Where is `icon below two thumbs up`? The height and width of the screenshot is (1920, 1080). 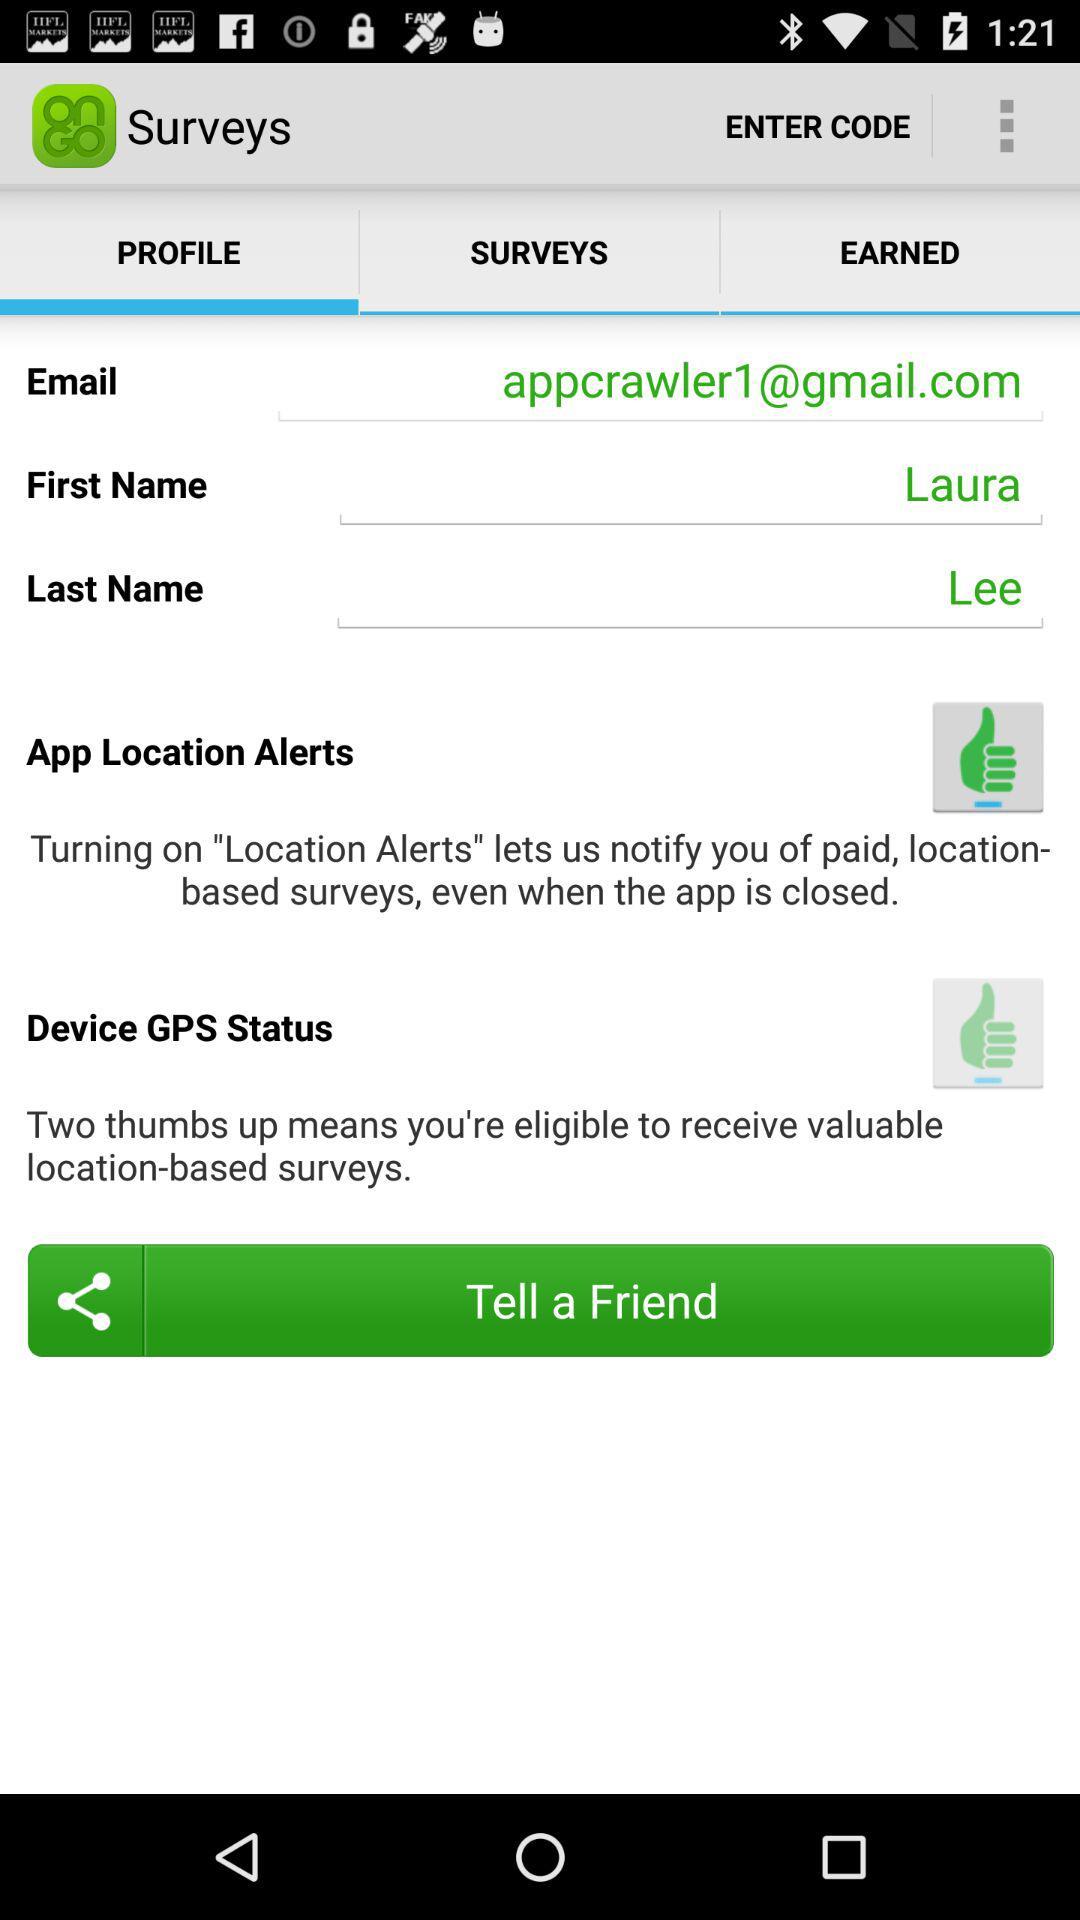 icon below two thumbs up is located at coordinates (540, 1300).